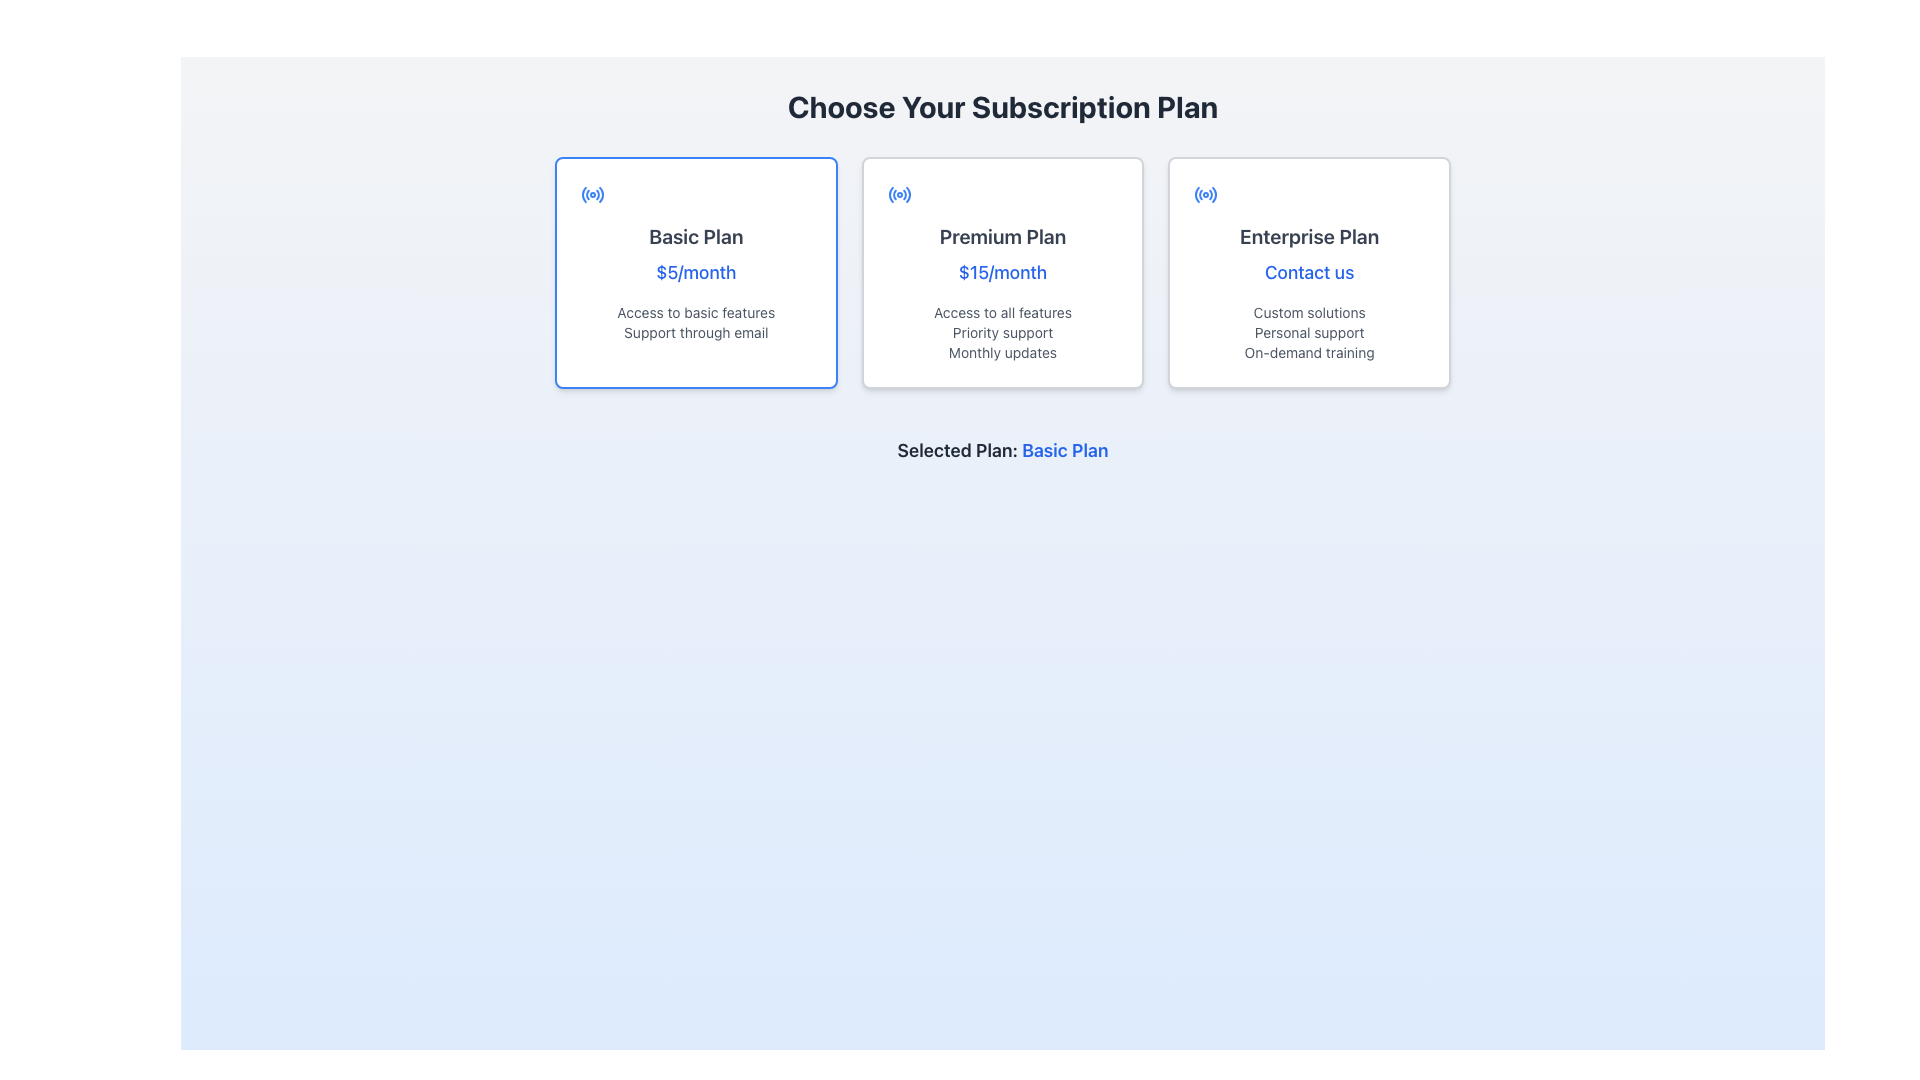  I want to click on the 'Basic Plan' text label, which is styled in bold and dark gray, located at the top of the card representing the 'Basic Plan' subscription tier, so click(696, 235).